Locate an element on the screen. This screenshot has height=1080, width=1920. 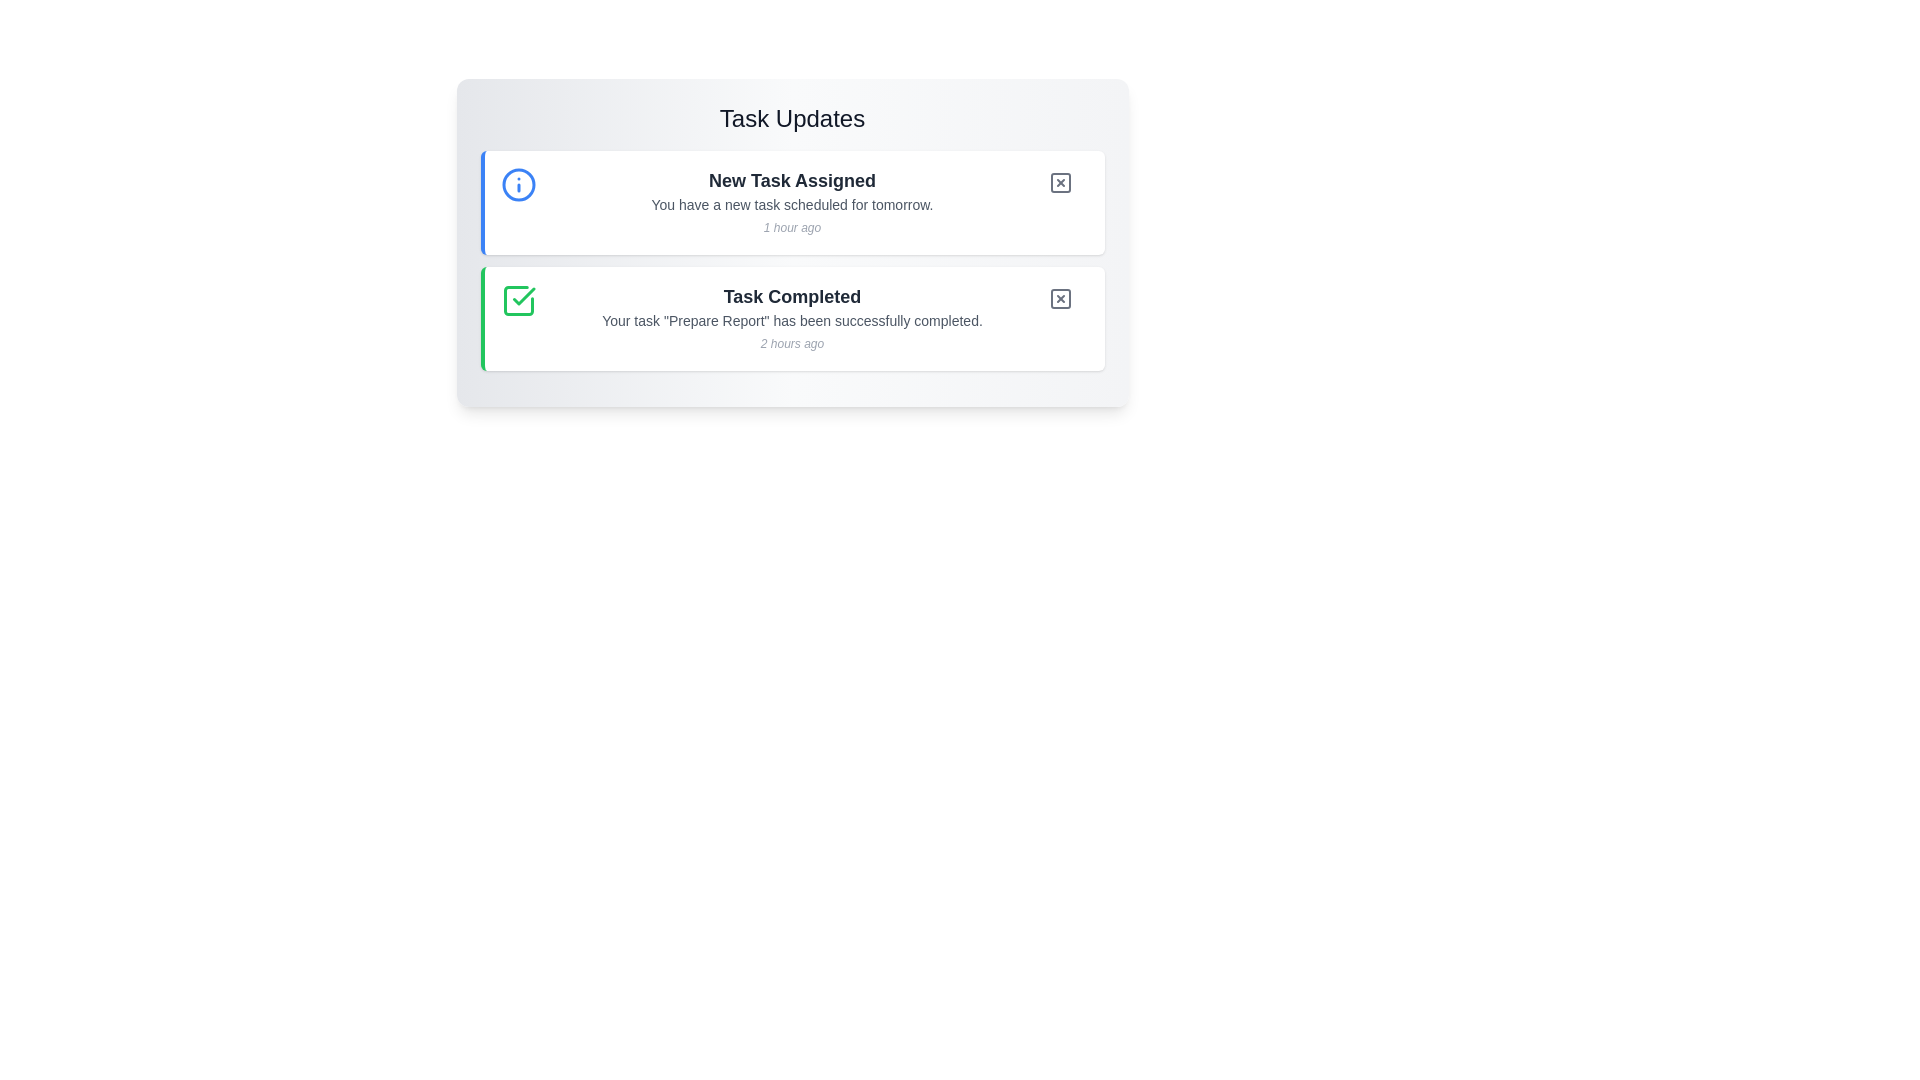
the circular button with a gray 'X' icon located to the far-right of the 'New Task Assigned' notification box is located at coordinates (1059, 181).